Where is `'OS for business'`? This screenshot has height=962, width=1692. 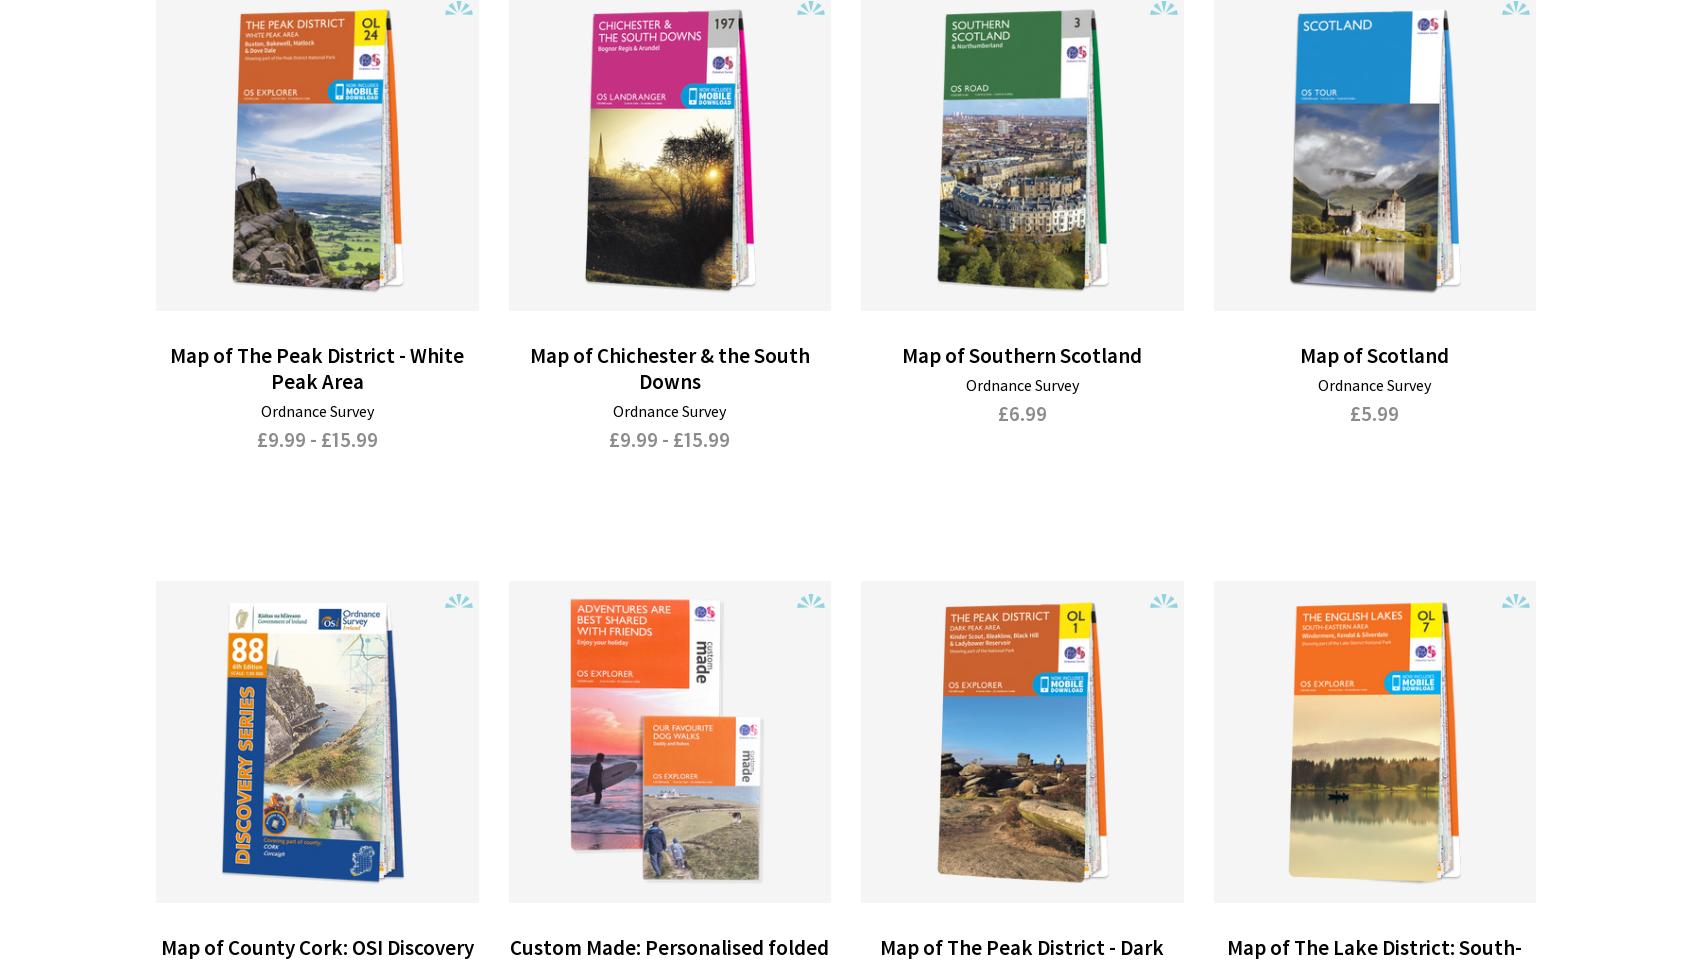
'OS for business' is located at coordinates (232, 763).